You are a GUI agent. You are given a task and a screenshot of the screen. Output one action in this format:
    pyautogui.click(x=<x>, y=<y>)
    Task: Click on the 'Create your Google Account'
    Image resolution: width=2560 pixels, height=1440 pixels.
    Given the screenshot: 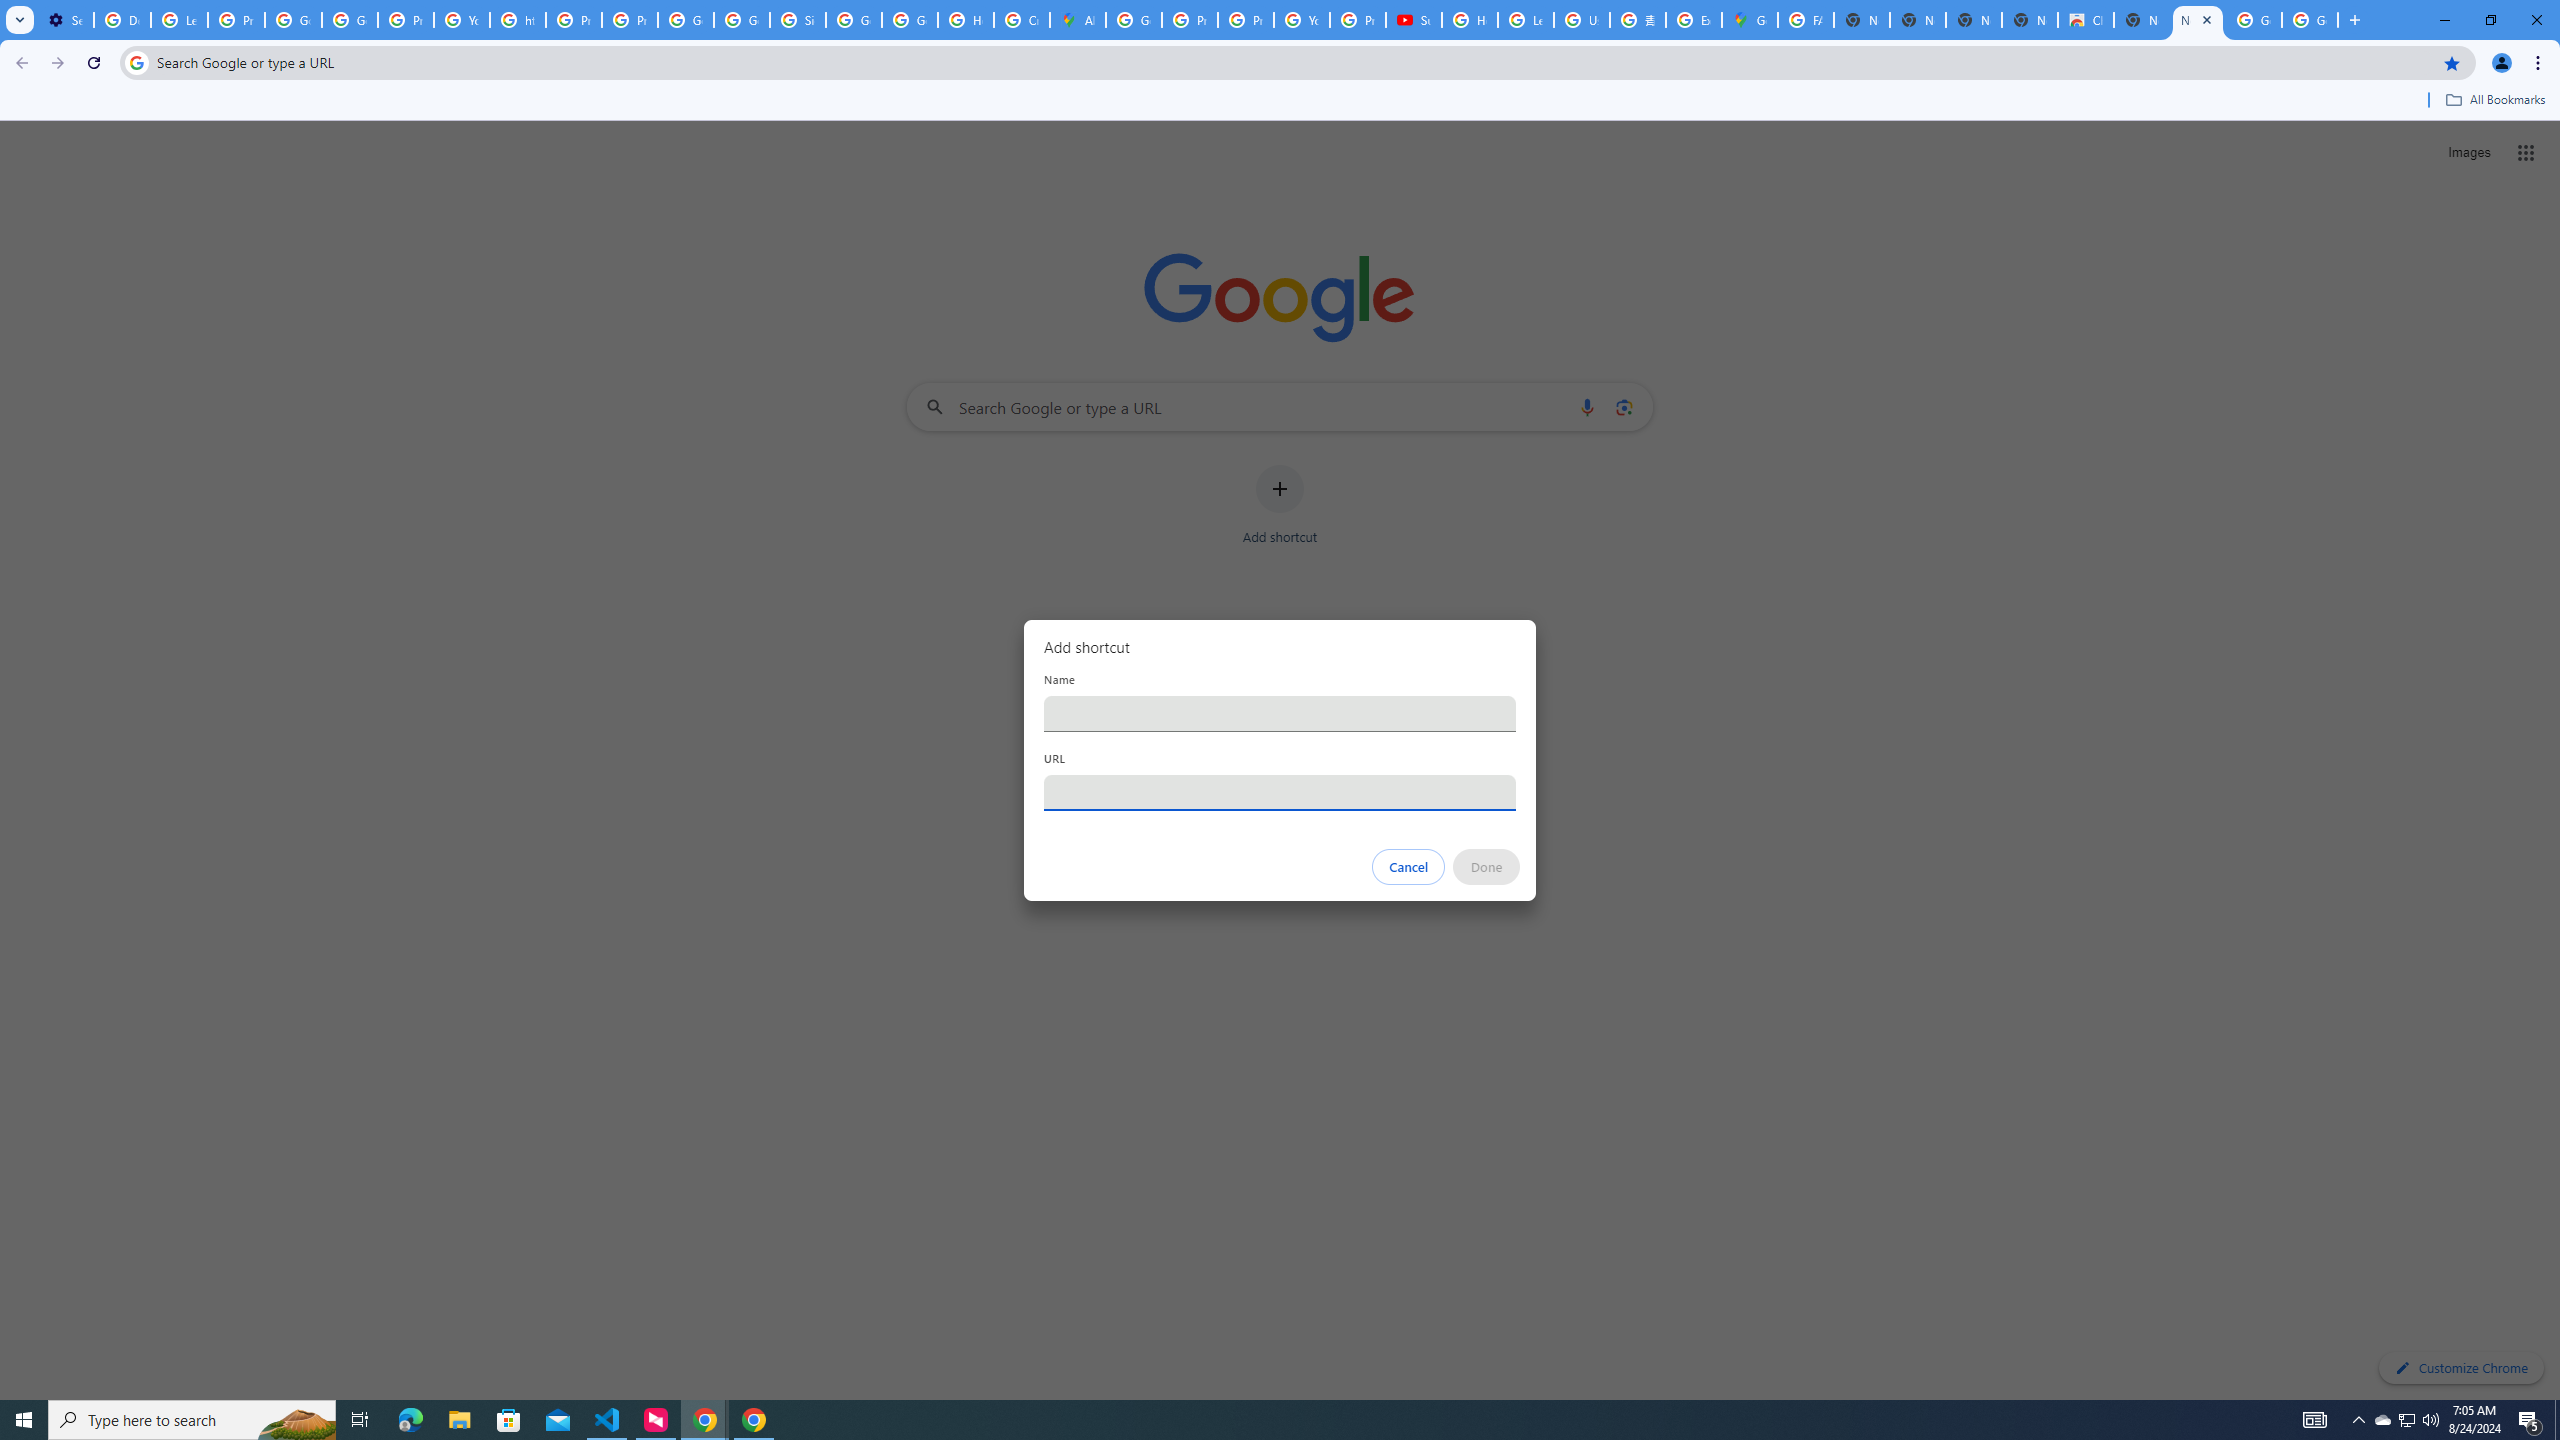 What is the action you would take?
    pyautogui.click(x=1022, y=19)
    